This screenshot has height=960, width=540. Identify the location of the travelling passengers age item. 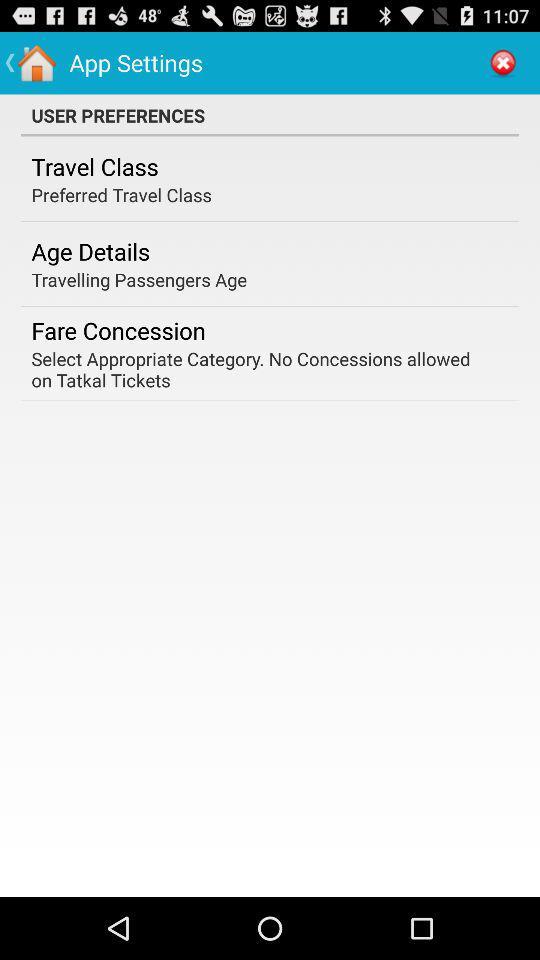
(138, 278).